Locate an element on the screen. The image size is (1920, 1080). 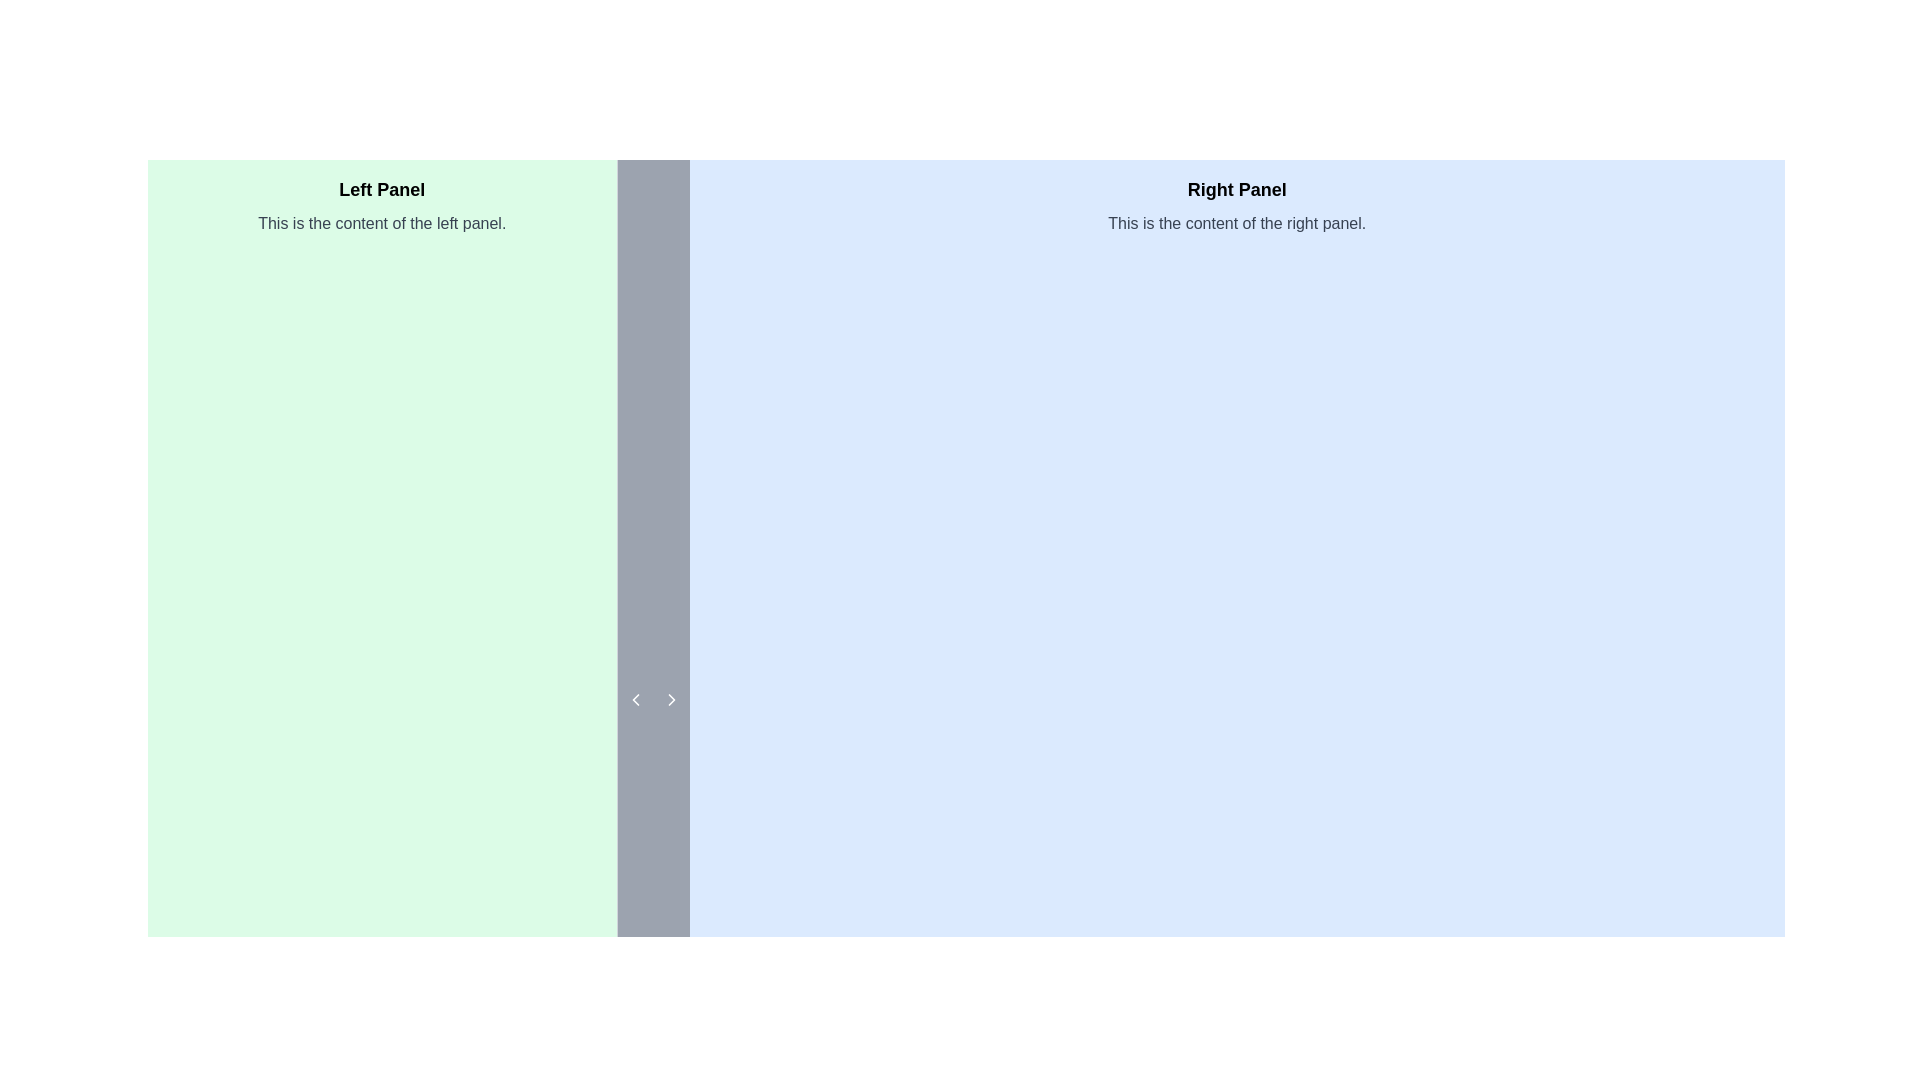
the left-pointing chevron button with a white outline on a gray background is located at coordinates (634, 698).